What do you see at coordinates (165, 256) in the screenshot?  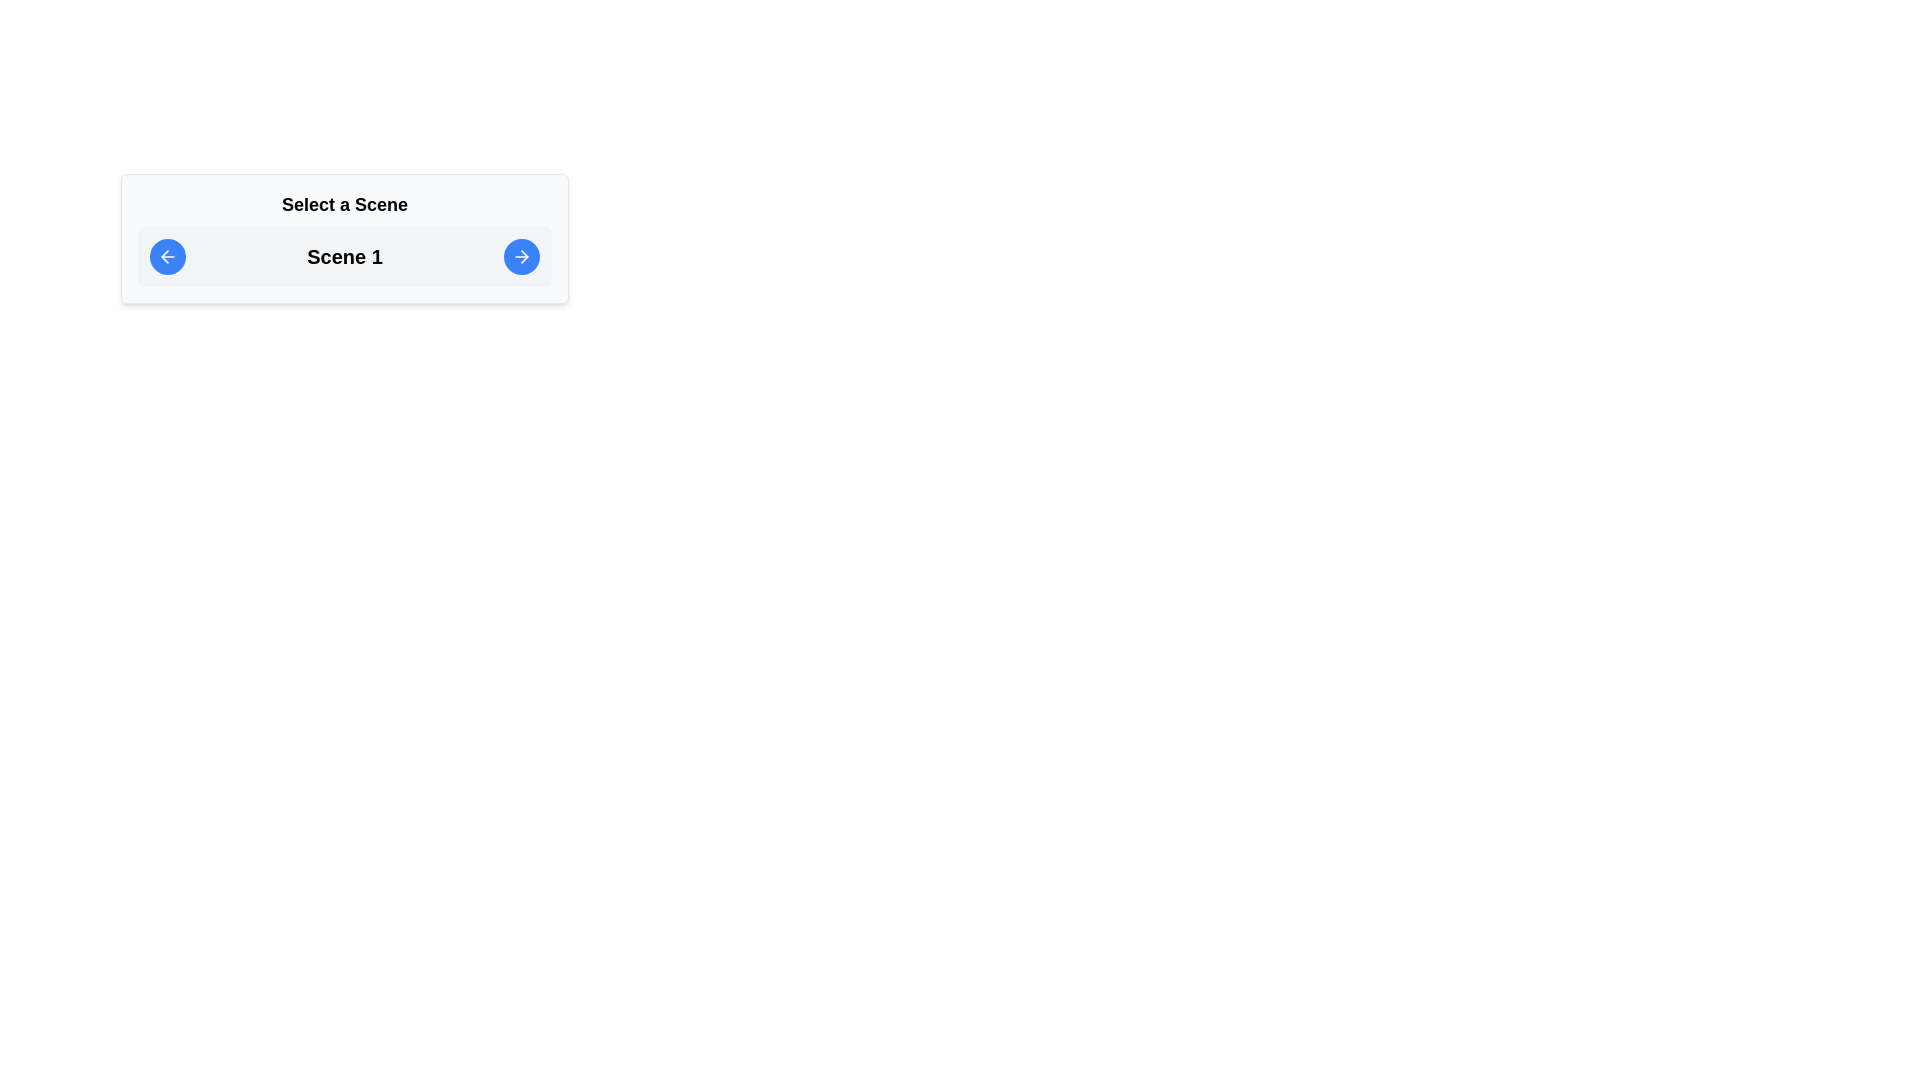 I see `the left-most circular navigational button that likely takes the user to a previous page or section` at bounding box center [165, 256].